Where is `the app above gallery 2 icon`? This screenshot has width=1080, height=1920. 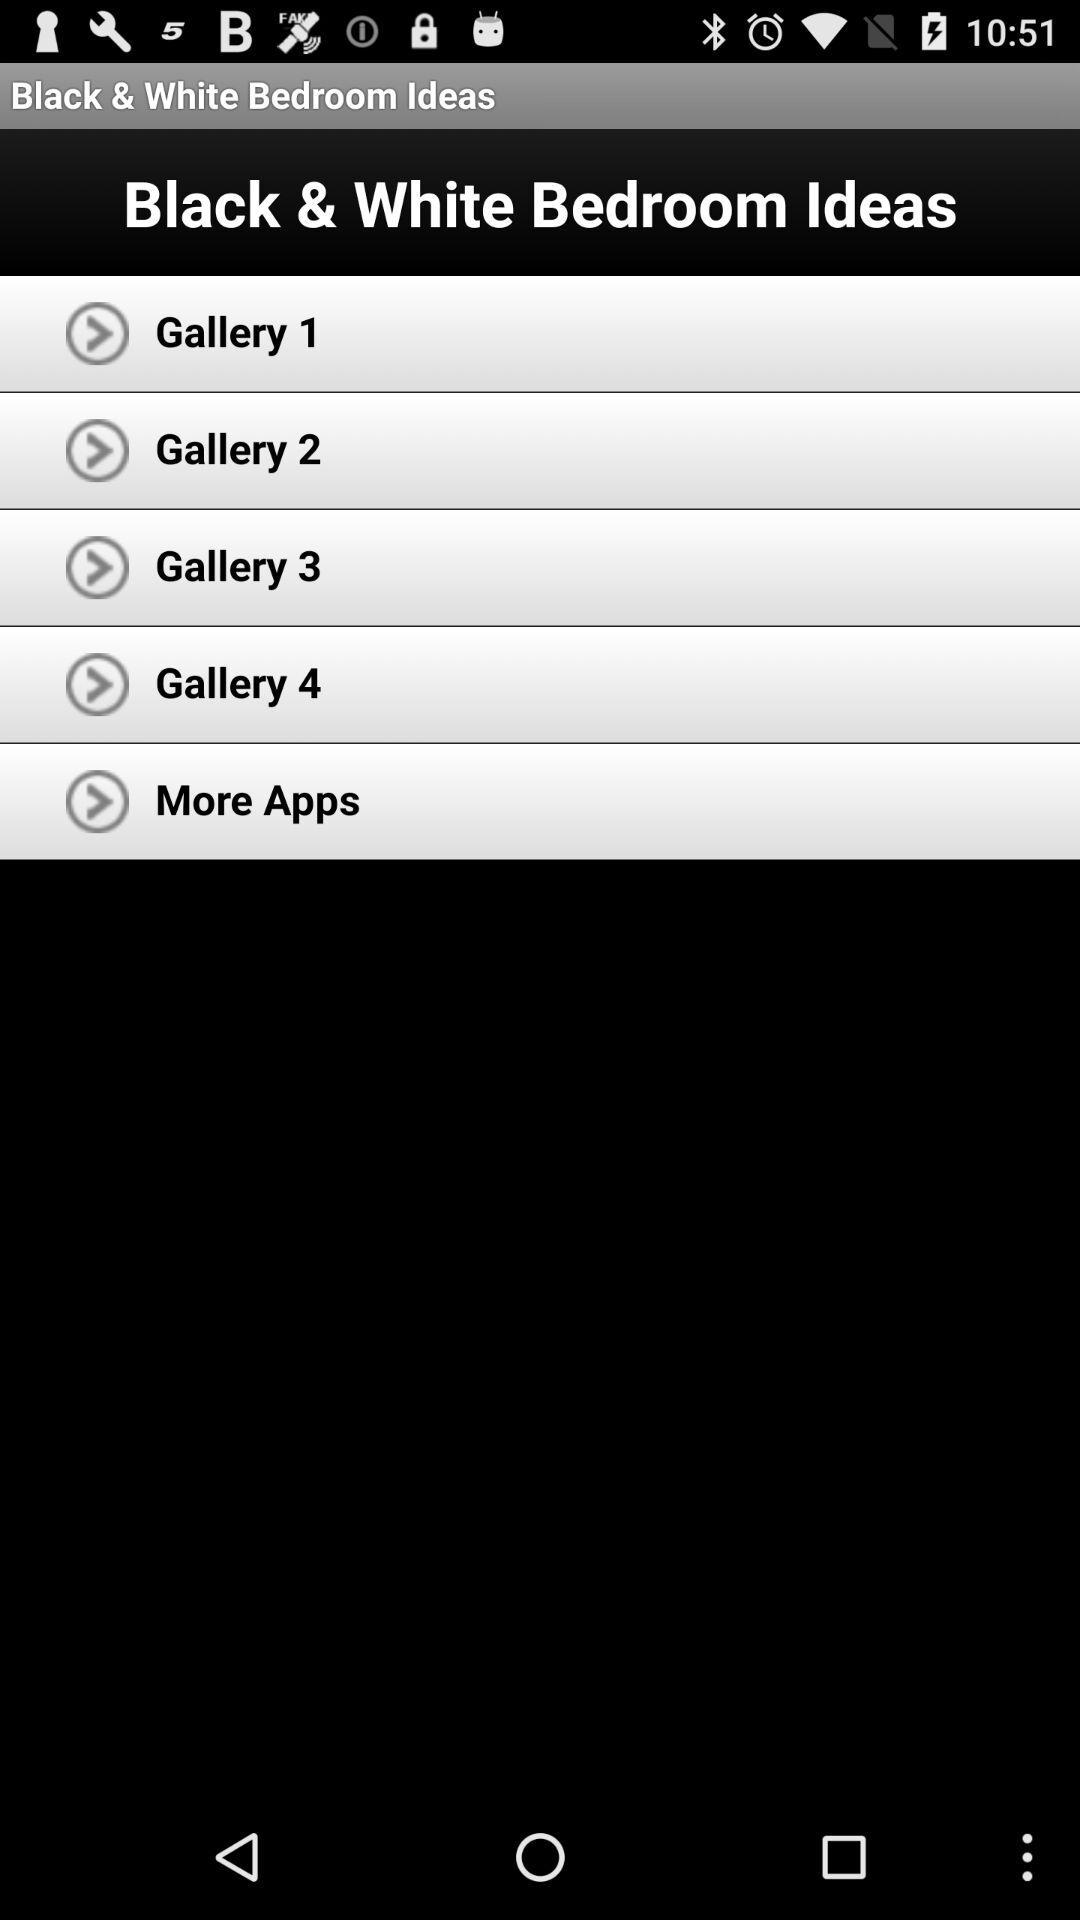
the app above gallery 2 icon is located at coordinates (237, 330).